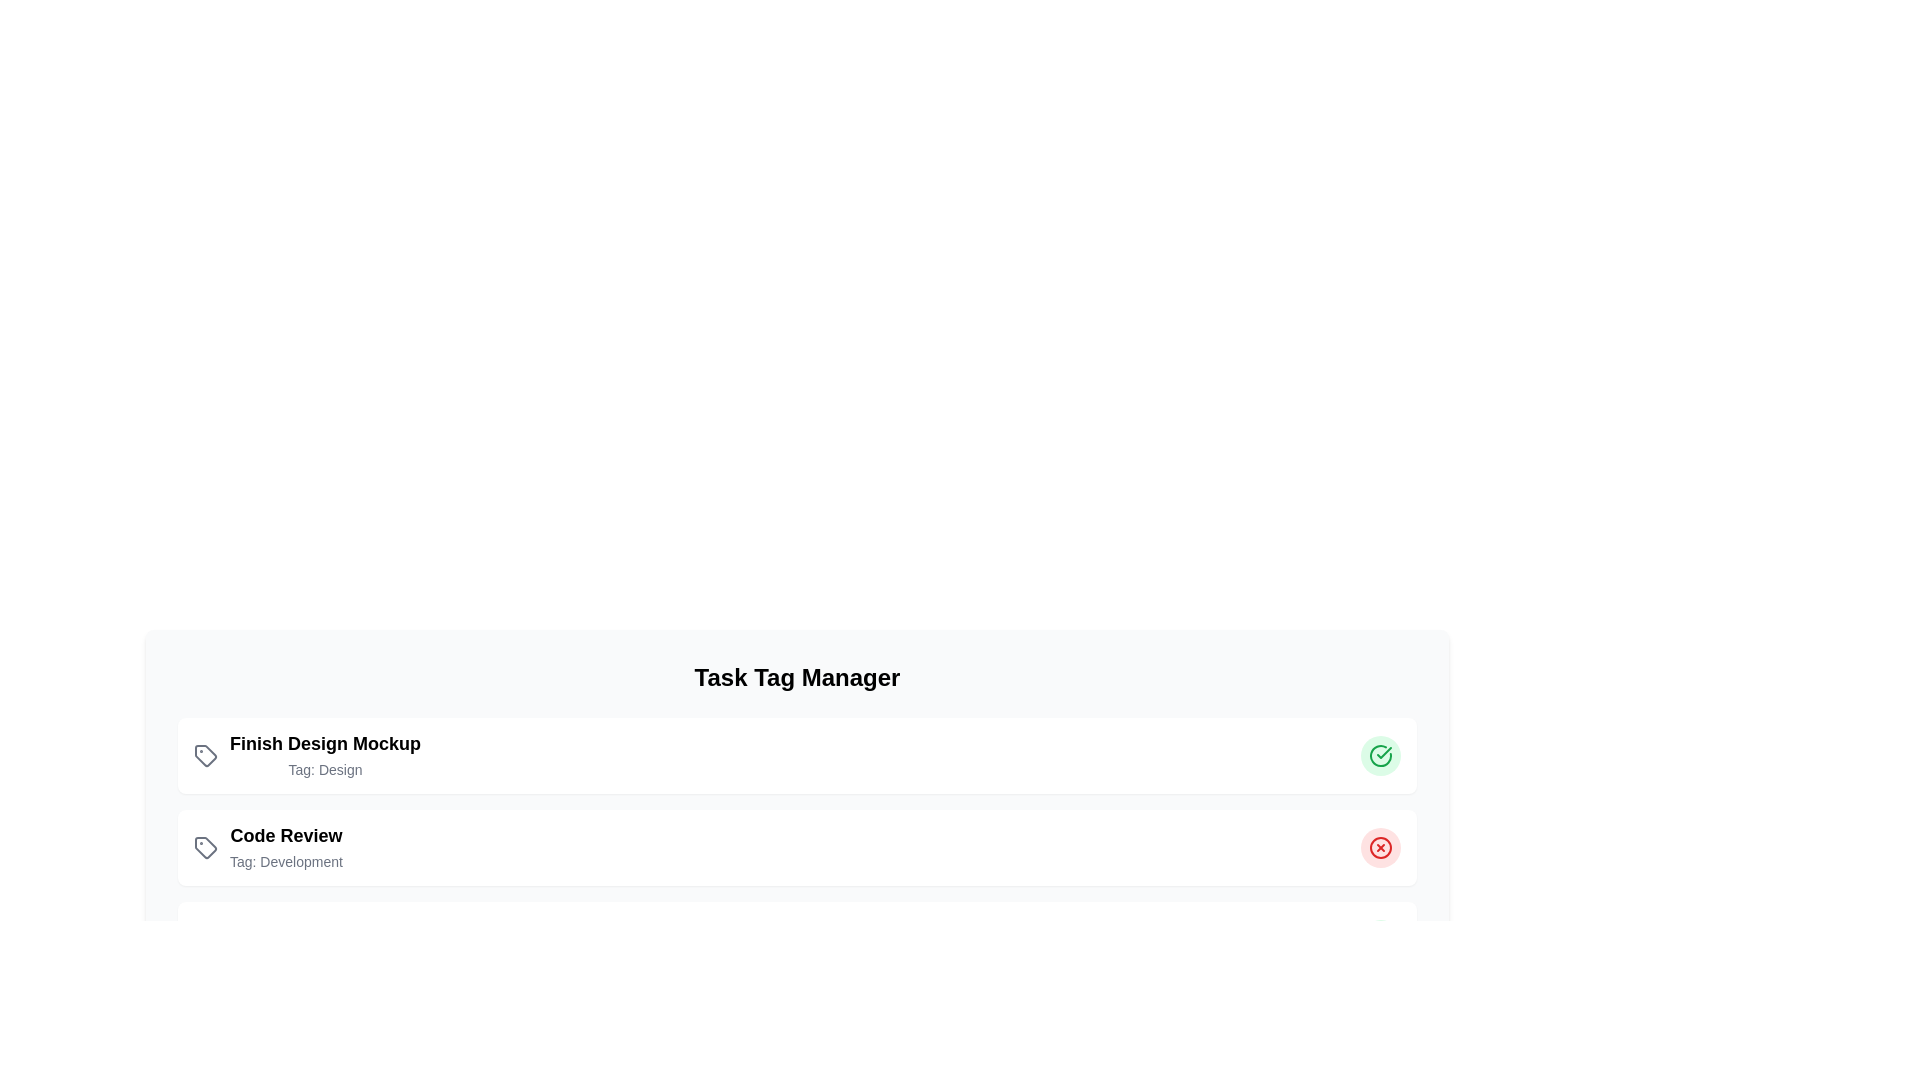 Image resolution: width=1920 pixels, height=1080 pixels. Describe the element at coordinates (1380, 756) in the screenshot. I see `the small circular icon button with a light green background and a green checkmark symbol, located at the far right of the first row displaying 'Finish Design Mockup' and 'Tag: Design'` at that location.